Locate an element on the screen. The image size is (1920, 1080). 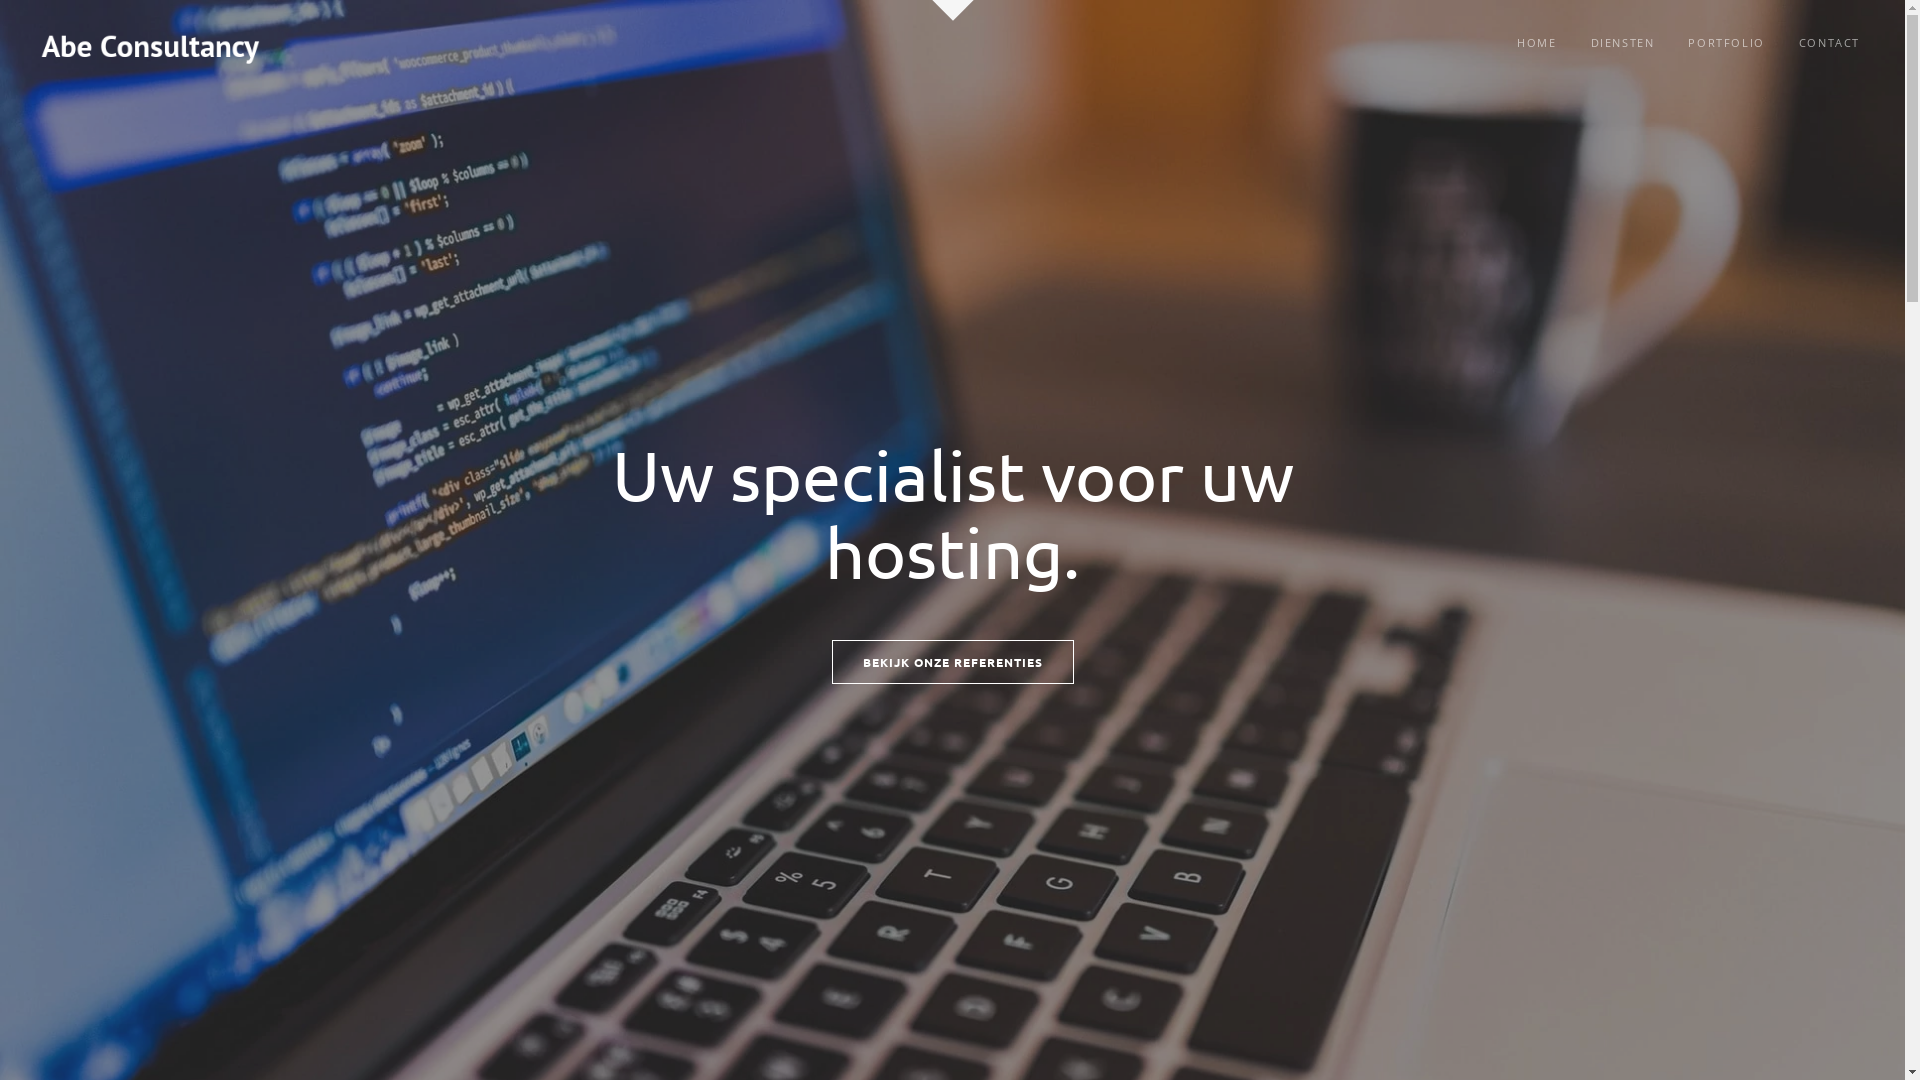
'HOME' is located at coordinates (1535, 42).